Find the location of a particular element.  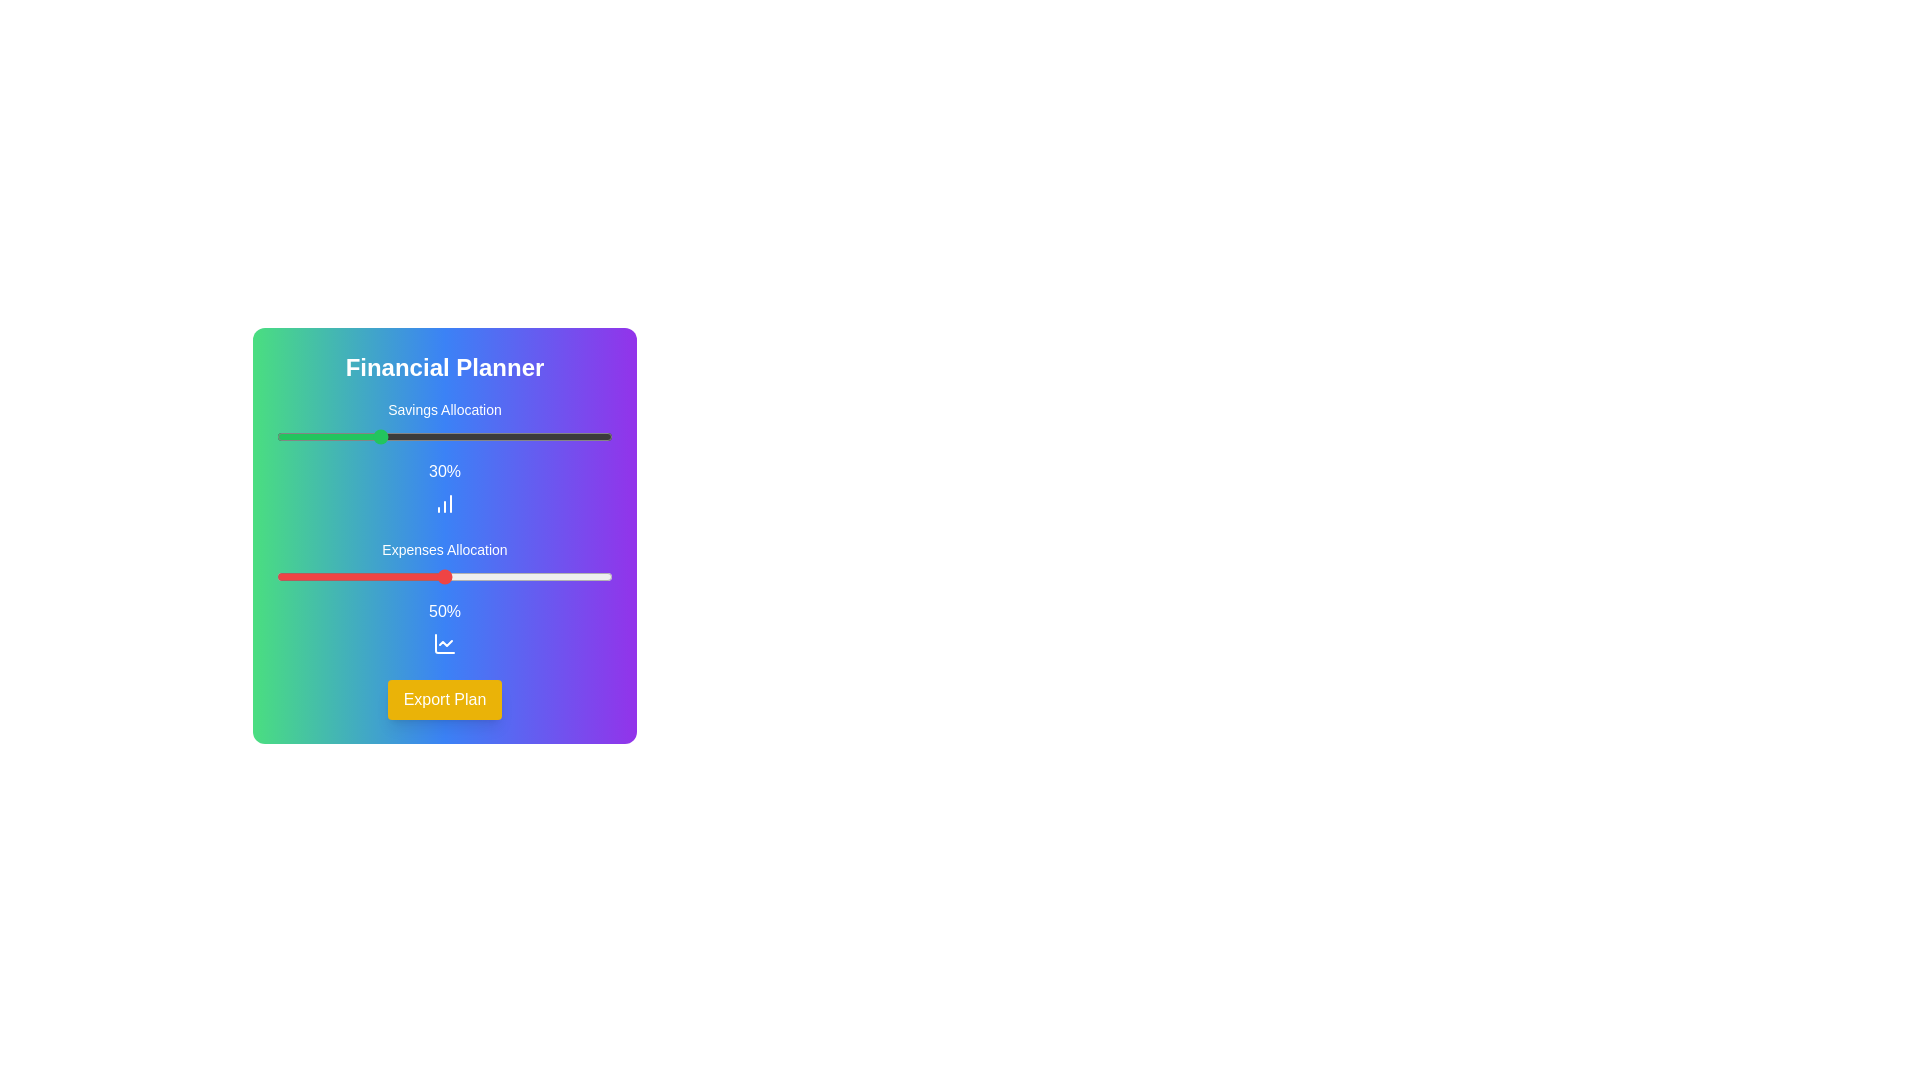

the savings allocation slider is located at coordinates (371, 435).